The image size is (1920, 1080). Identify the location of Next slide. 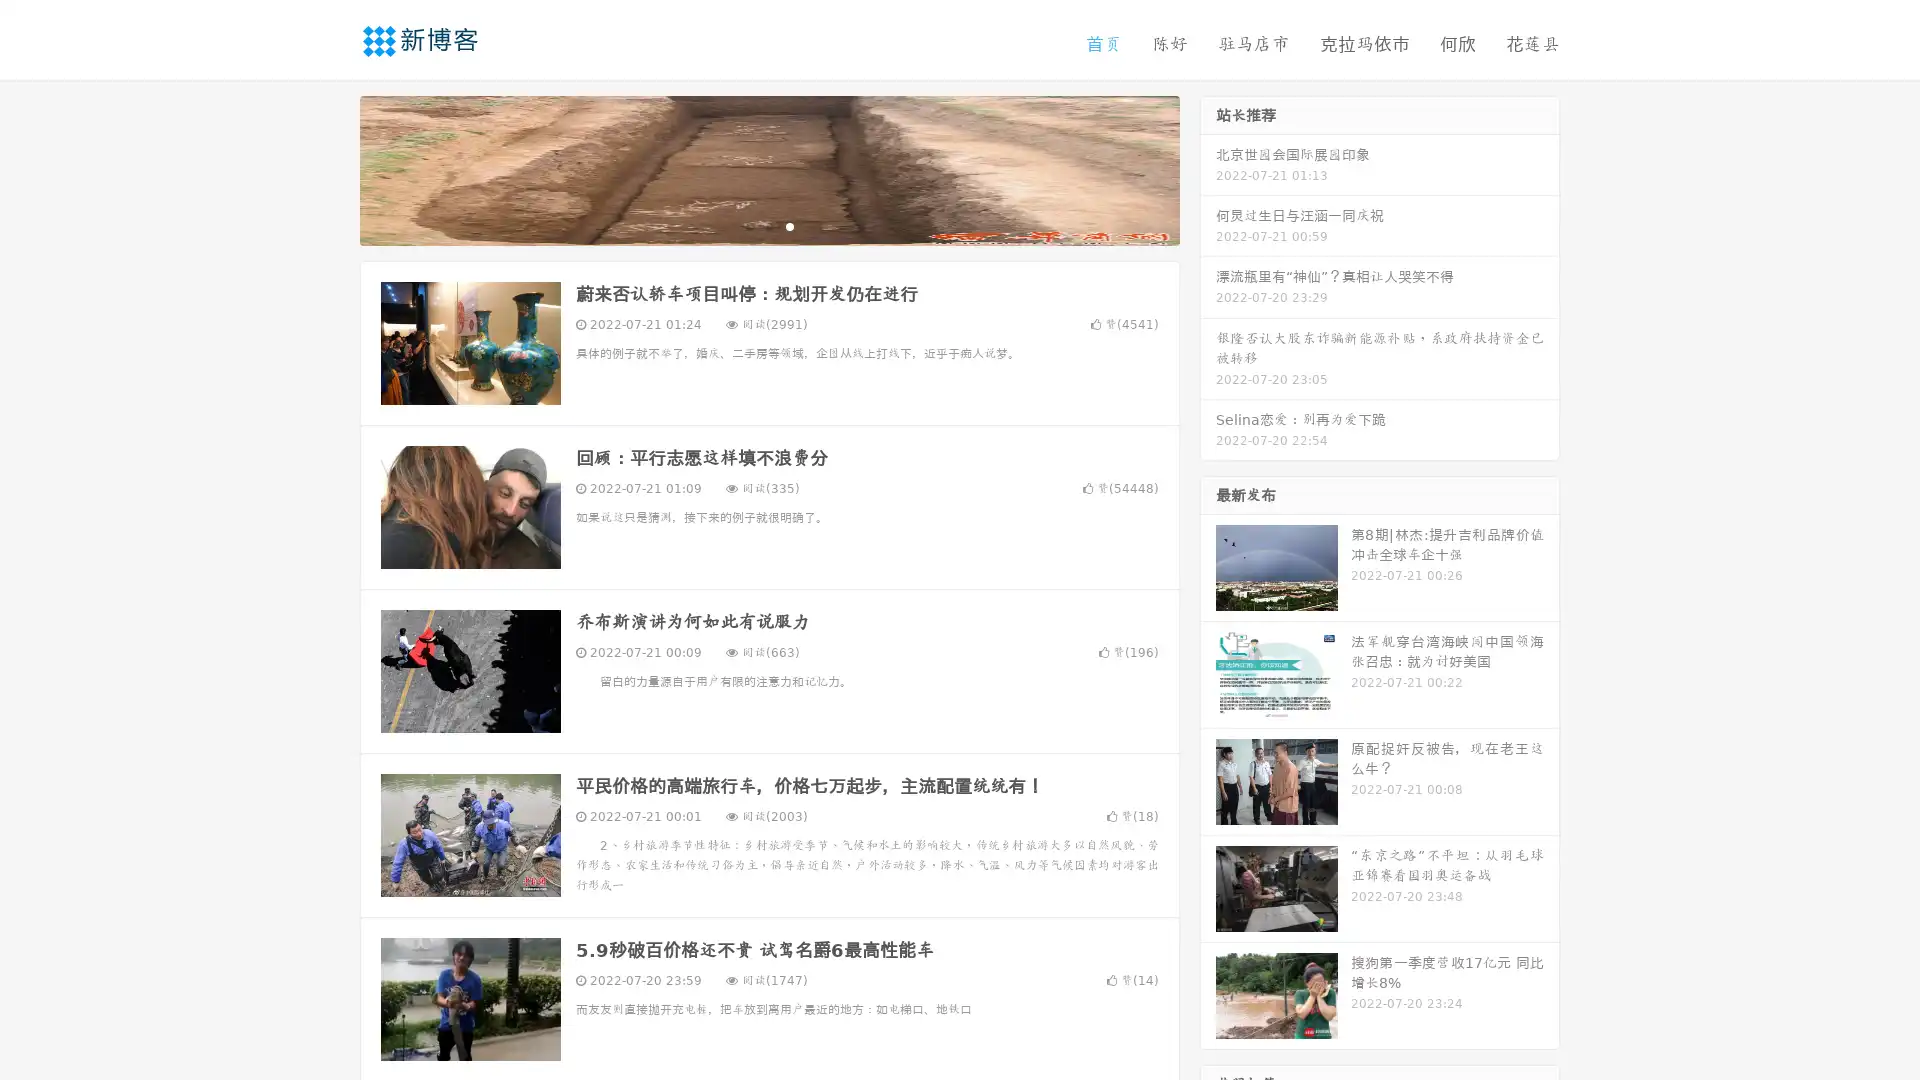
(1208, 168).